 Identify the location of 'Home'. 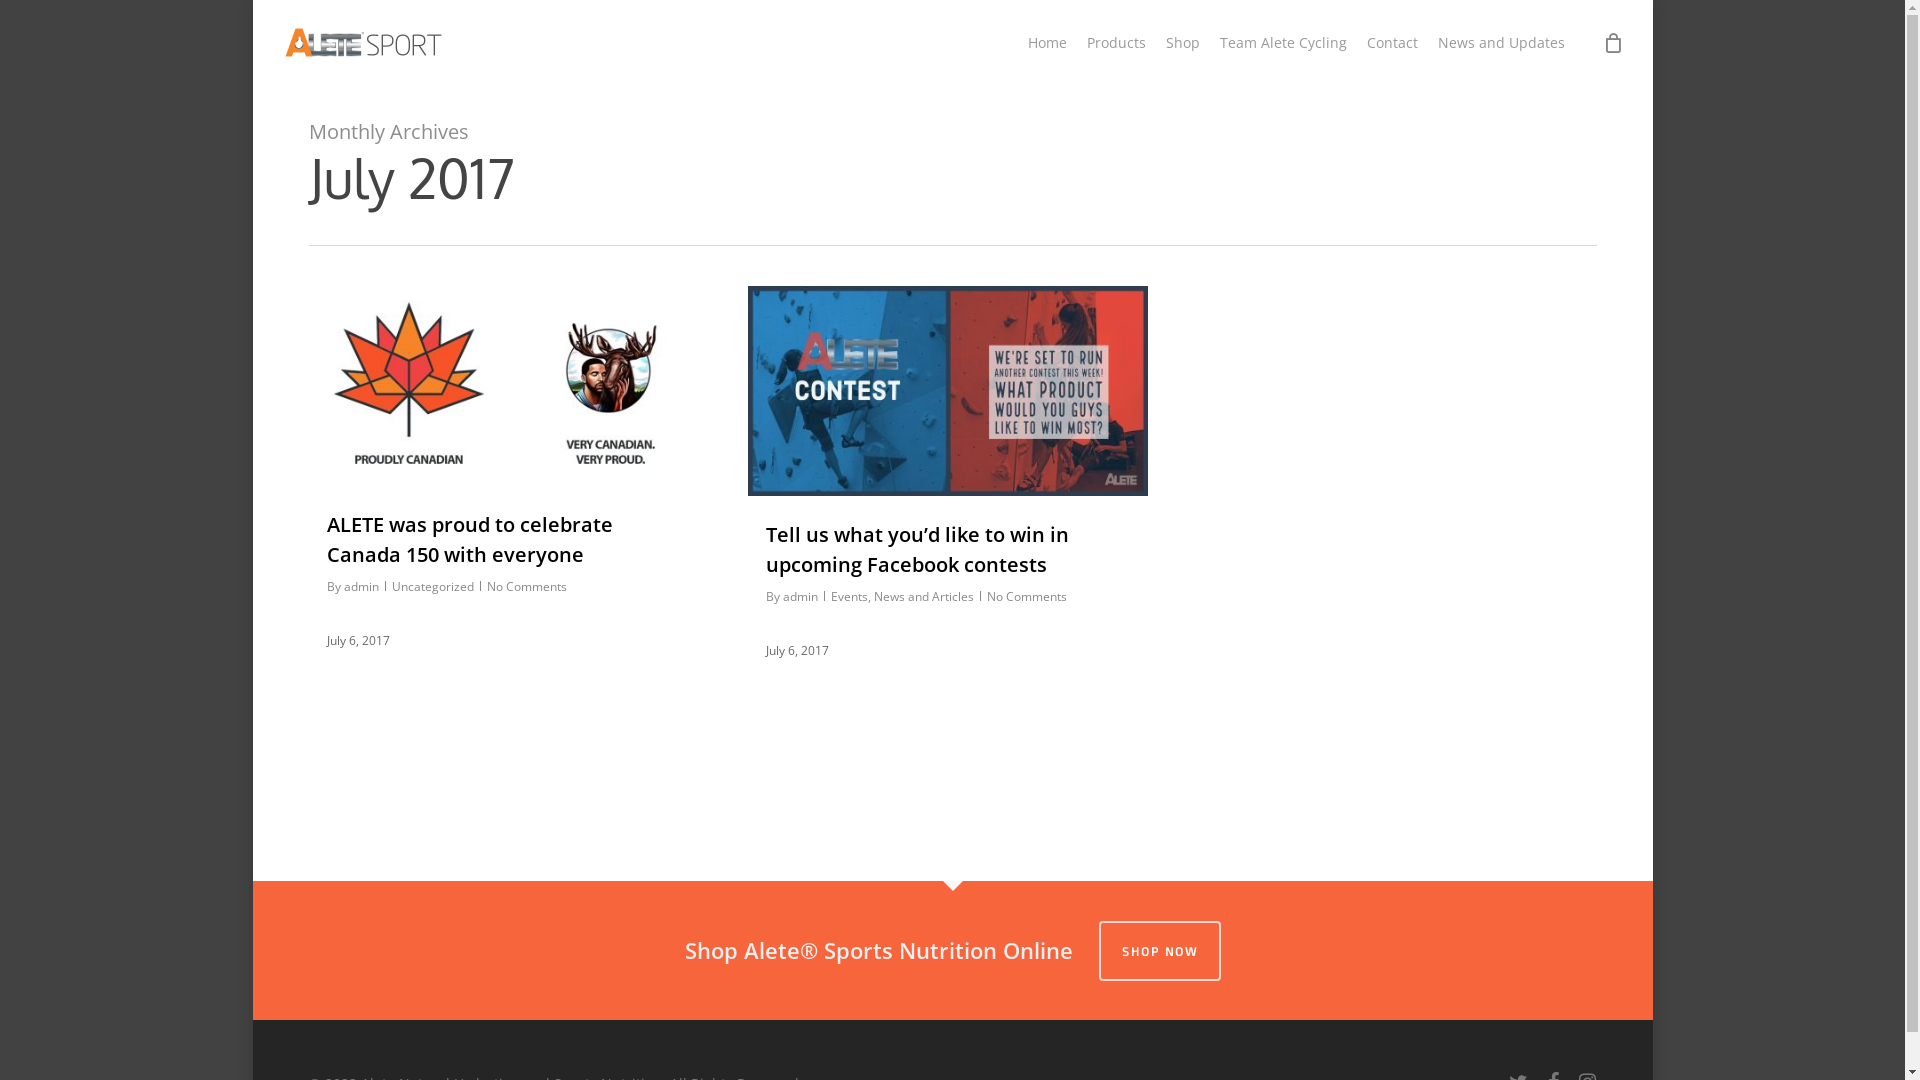
(1046, 42).